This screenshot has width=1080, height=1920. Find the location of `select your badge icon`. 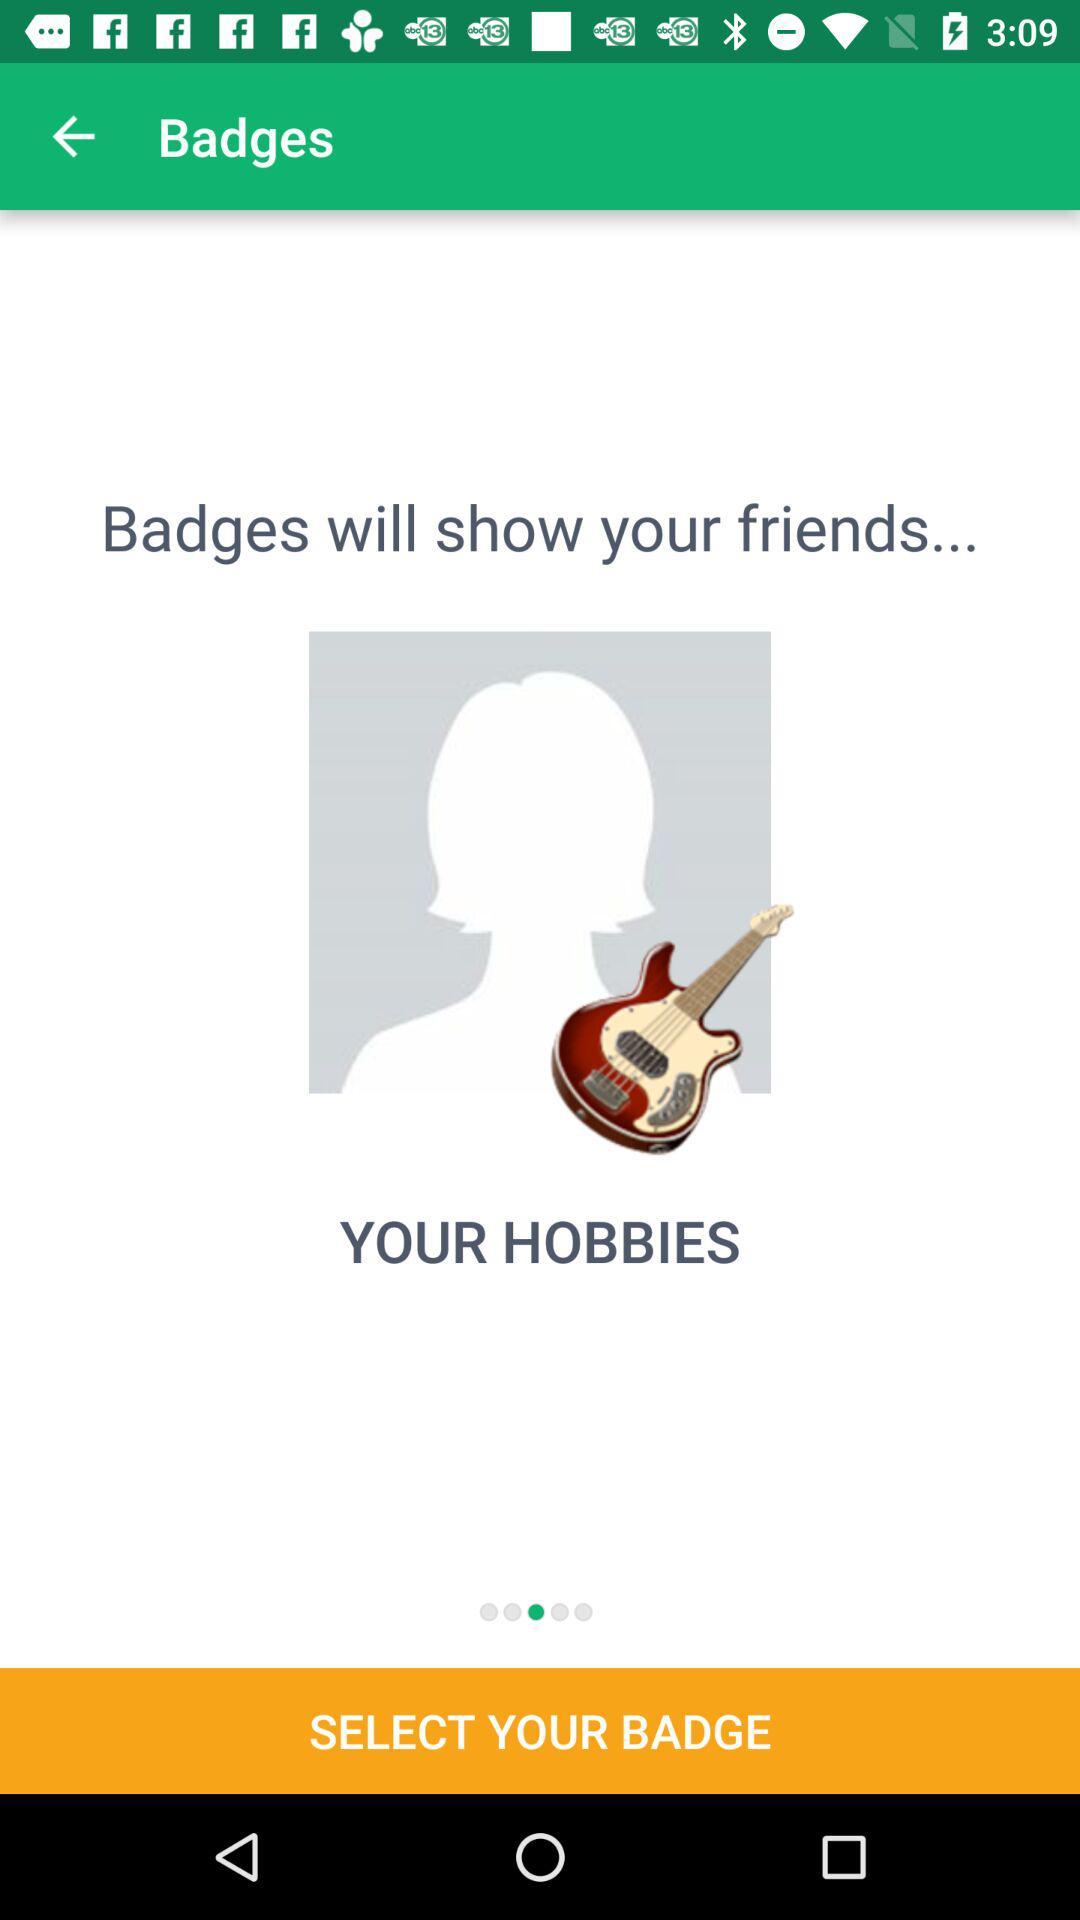

select your badge icon is located at coordinates (540, 1730).